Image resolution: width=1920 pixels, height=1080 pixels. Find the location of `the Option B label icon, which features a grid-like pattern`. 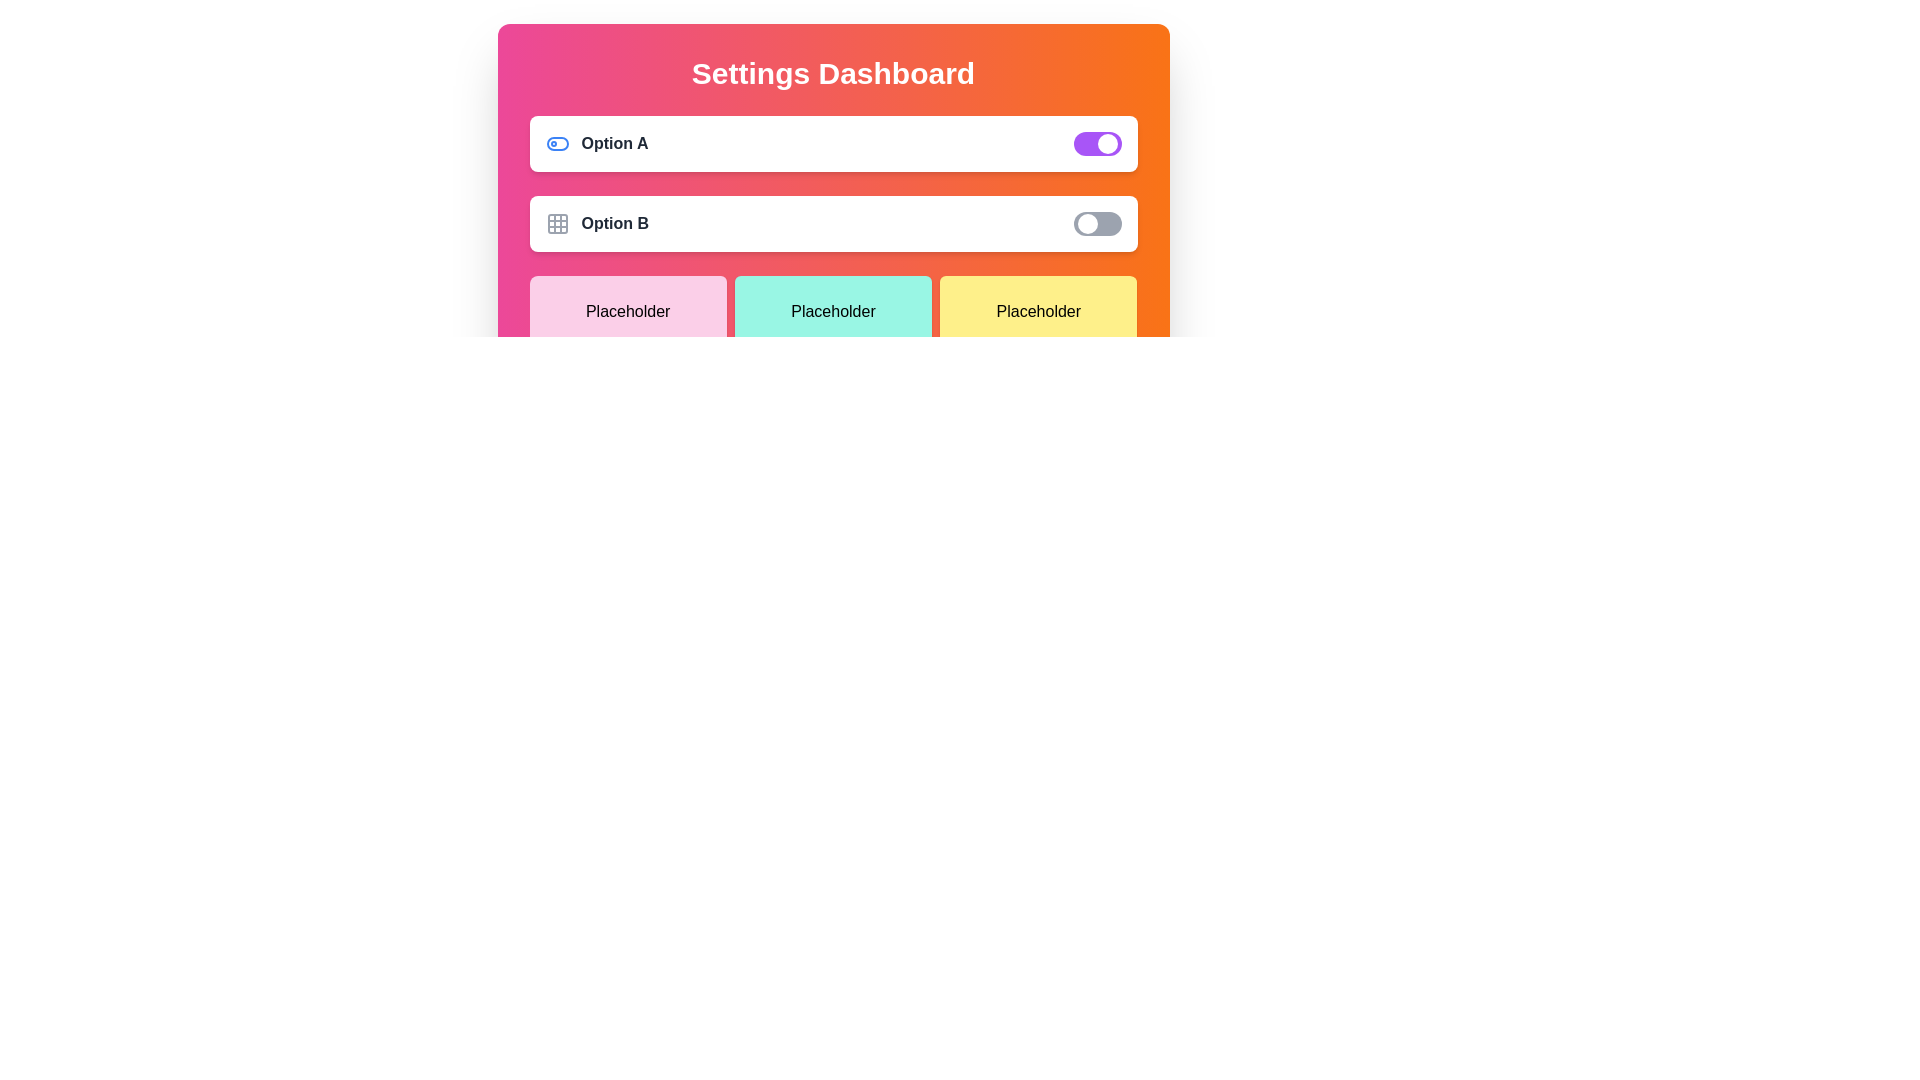

the Option B label icon, which features a grid-like pattern is located at coordinates (596, 223).